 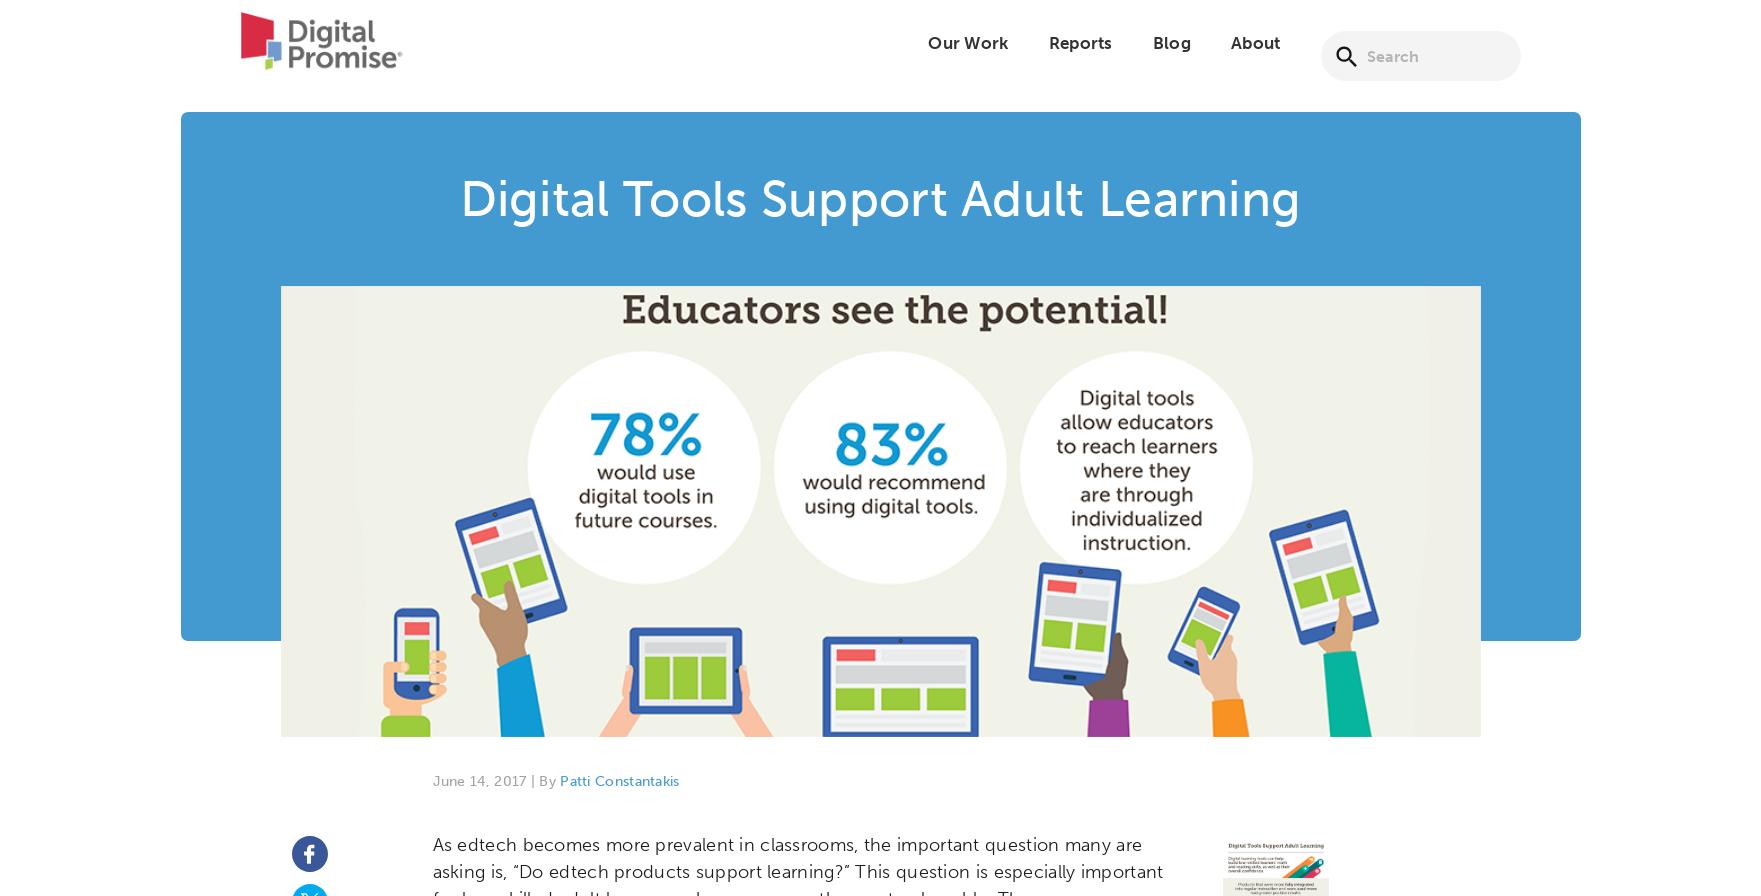 I want to click on 'Micro-credentials', so click(x=890, y=73).